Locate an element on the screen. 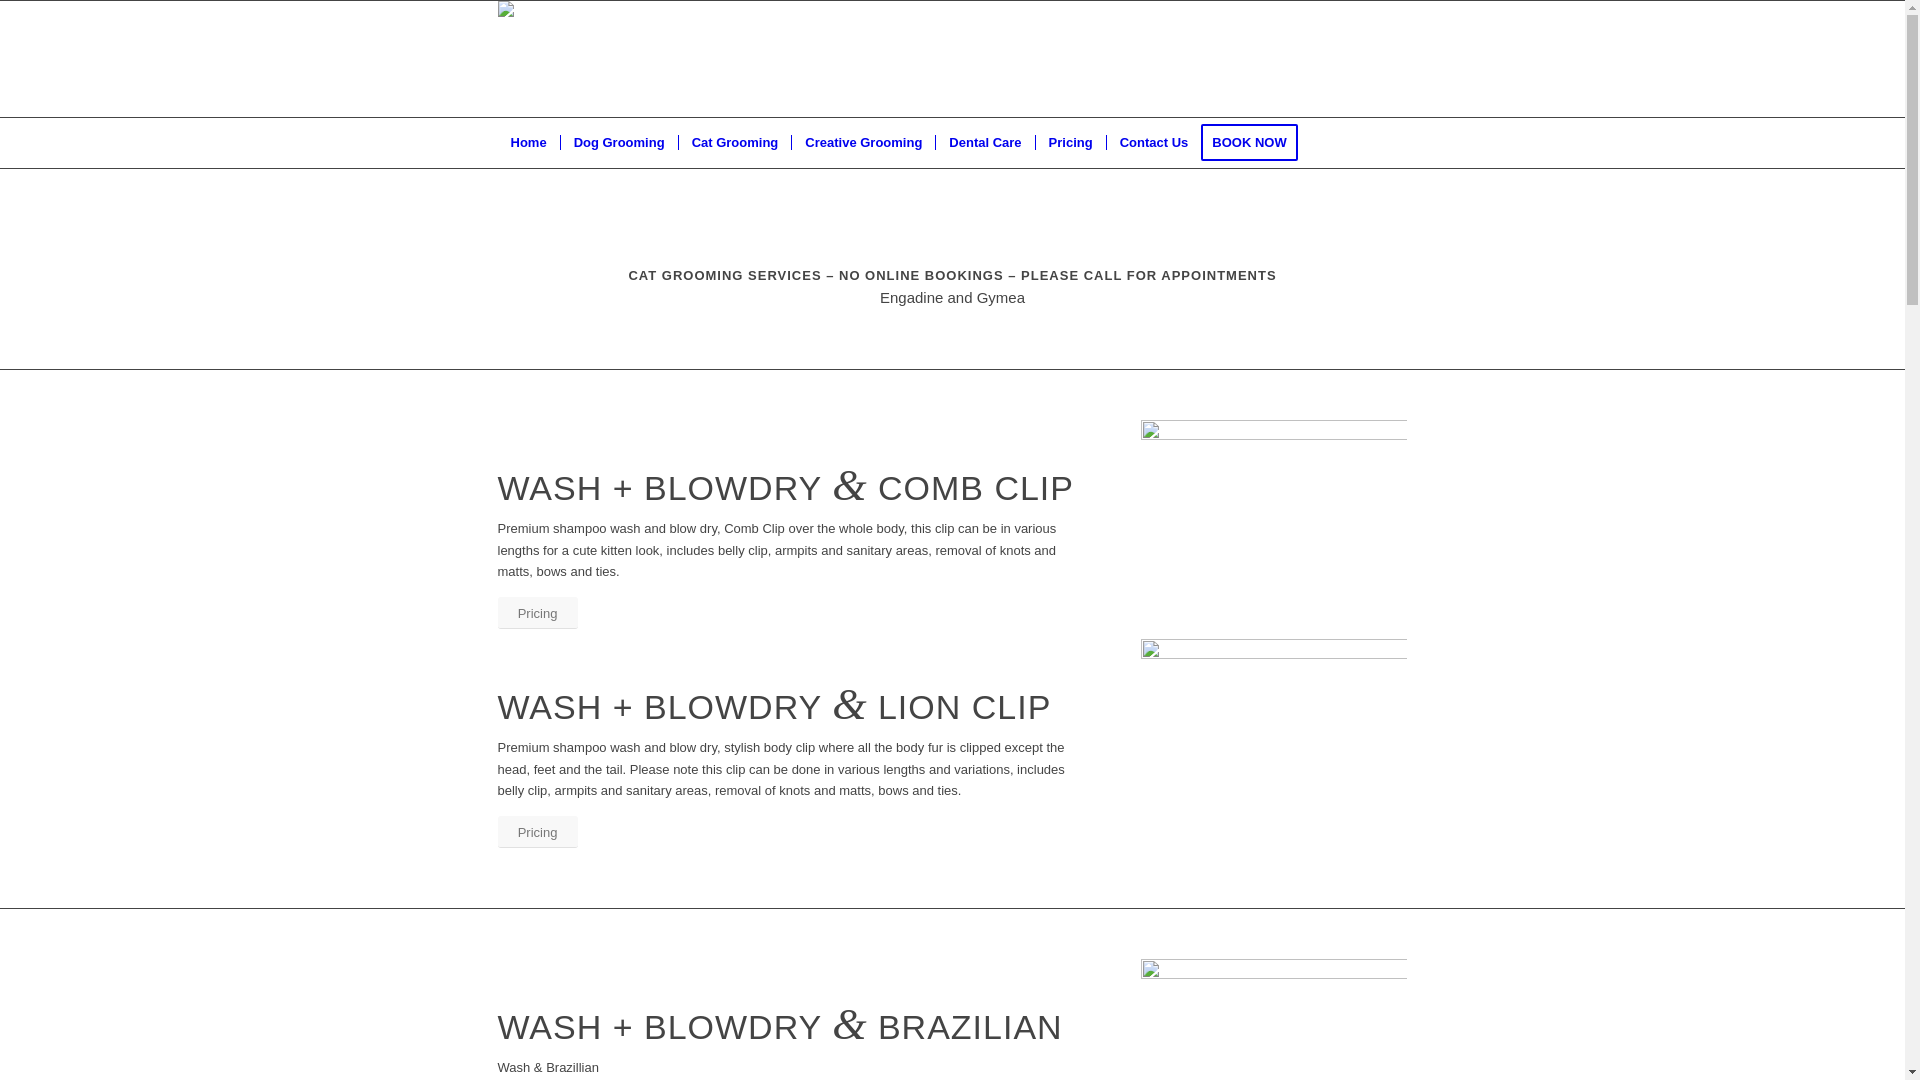  'Pricing' is located at coordinates (537, 612).